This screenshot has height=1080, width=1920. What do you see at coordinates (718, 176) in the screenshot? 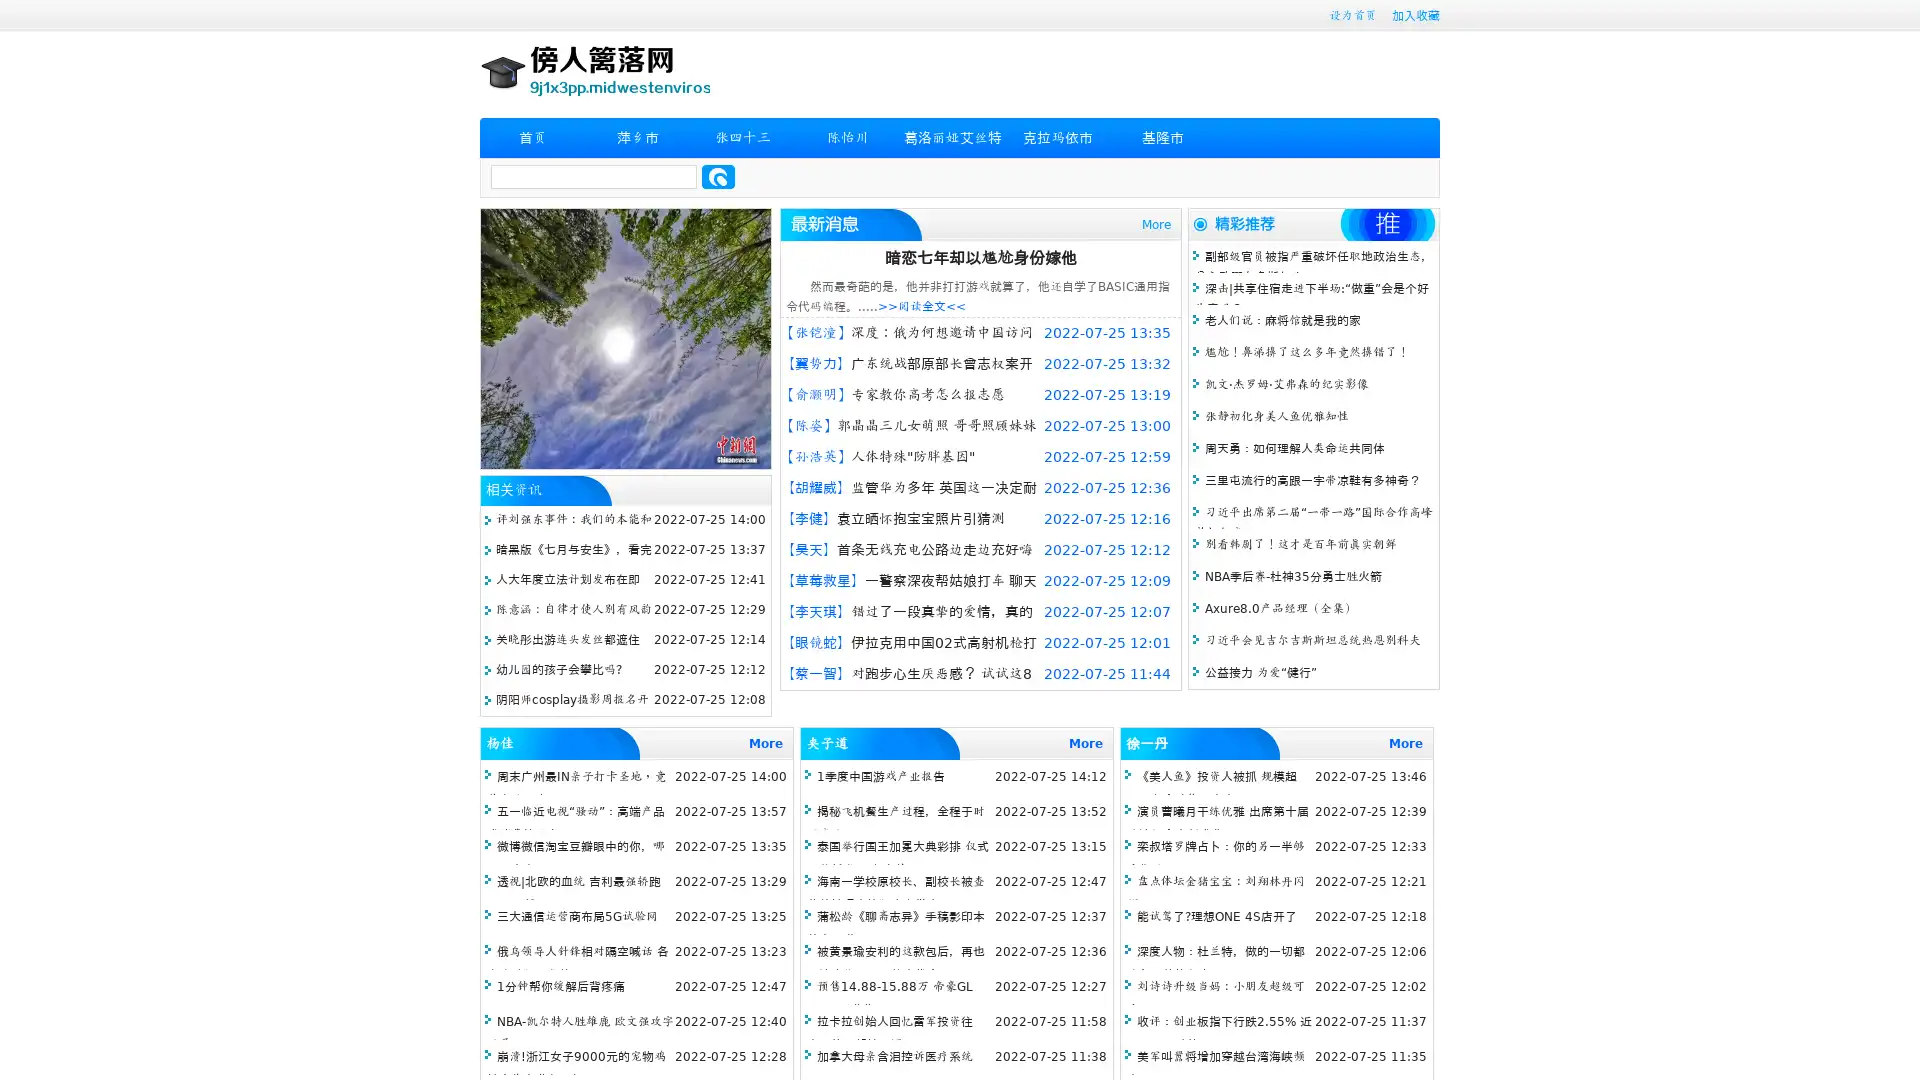
I see `Search` at bounding box center [718, 176].